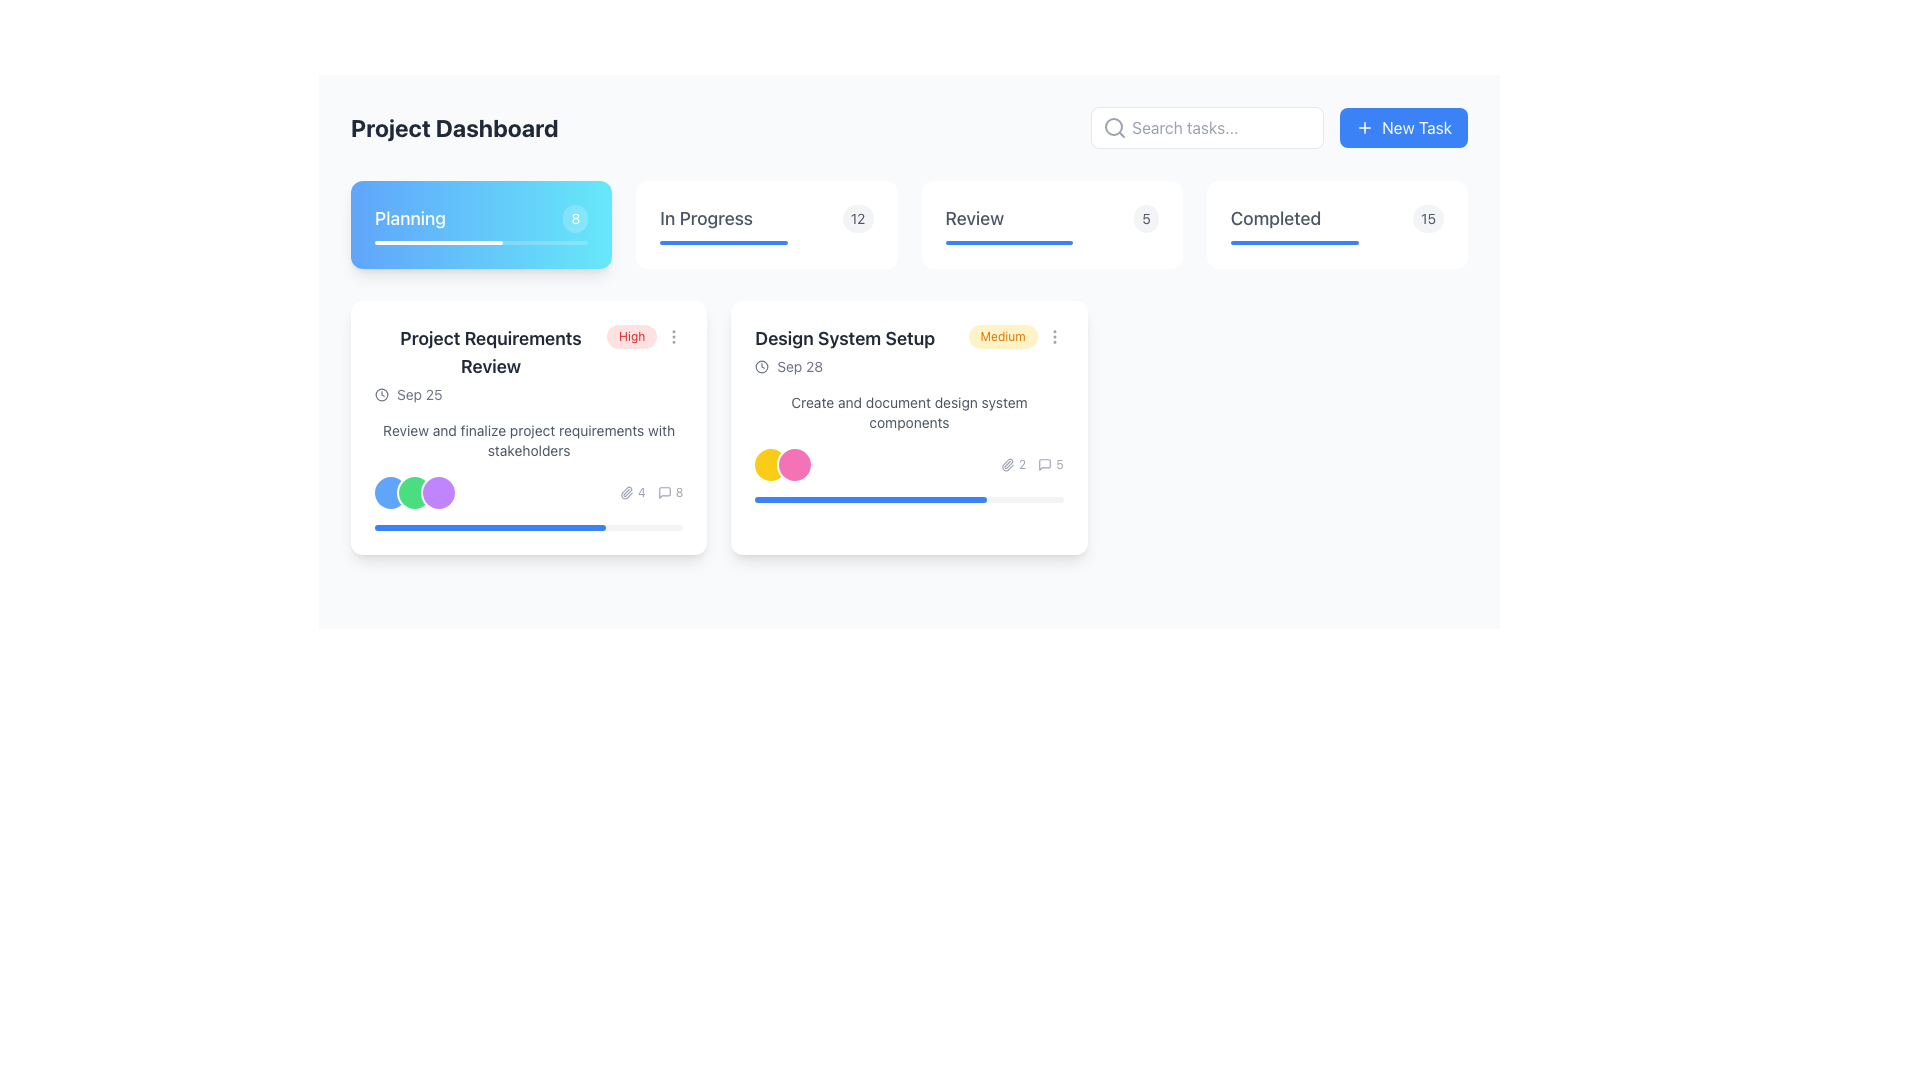 The image size is (1920, 1080). What do you see at coordinates (1114, 127) in the screenshot?
I see `the search icon located at the top-right section of the interface, adjacent to the placeholder text 'Search tasks...'` at bounding box center [1114, 127].